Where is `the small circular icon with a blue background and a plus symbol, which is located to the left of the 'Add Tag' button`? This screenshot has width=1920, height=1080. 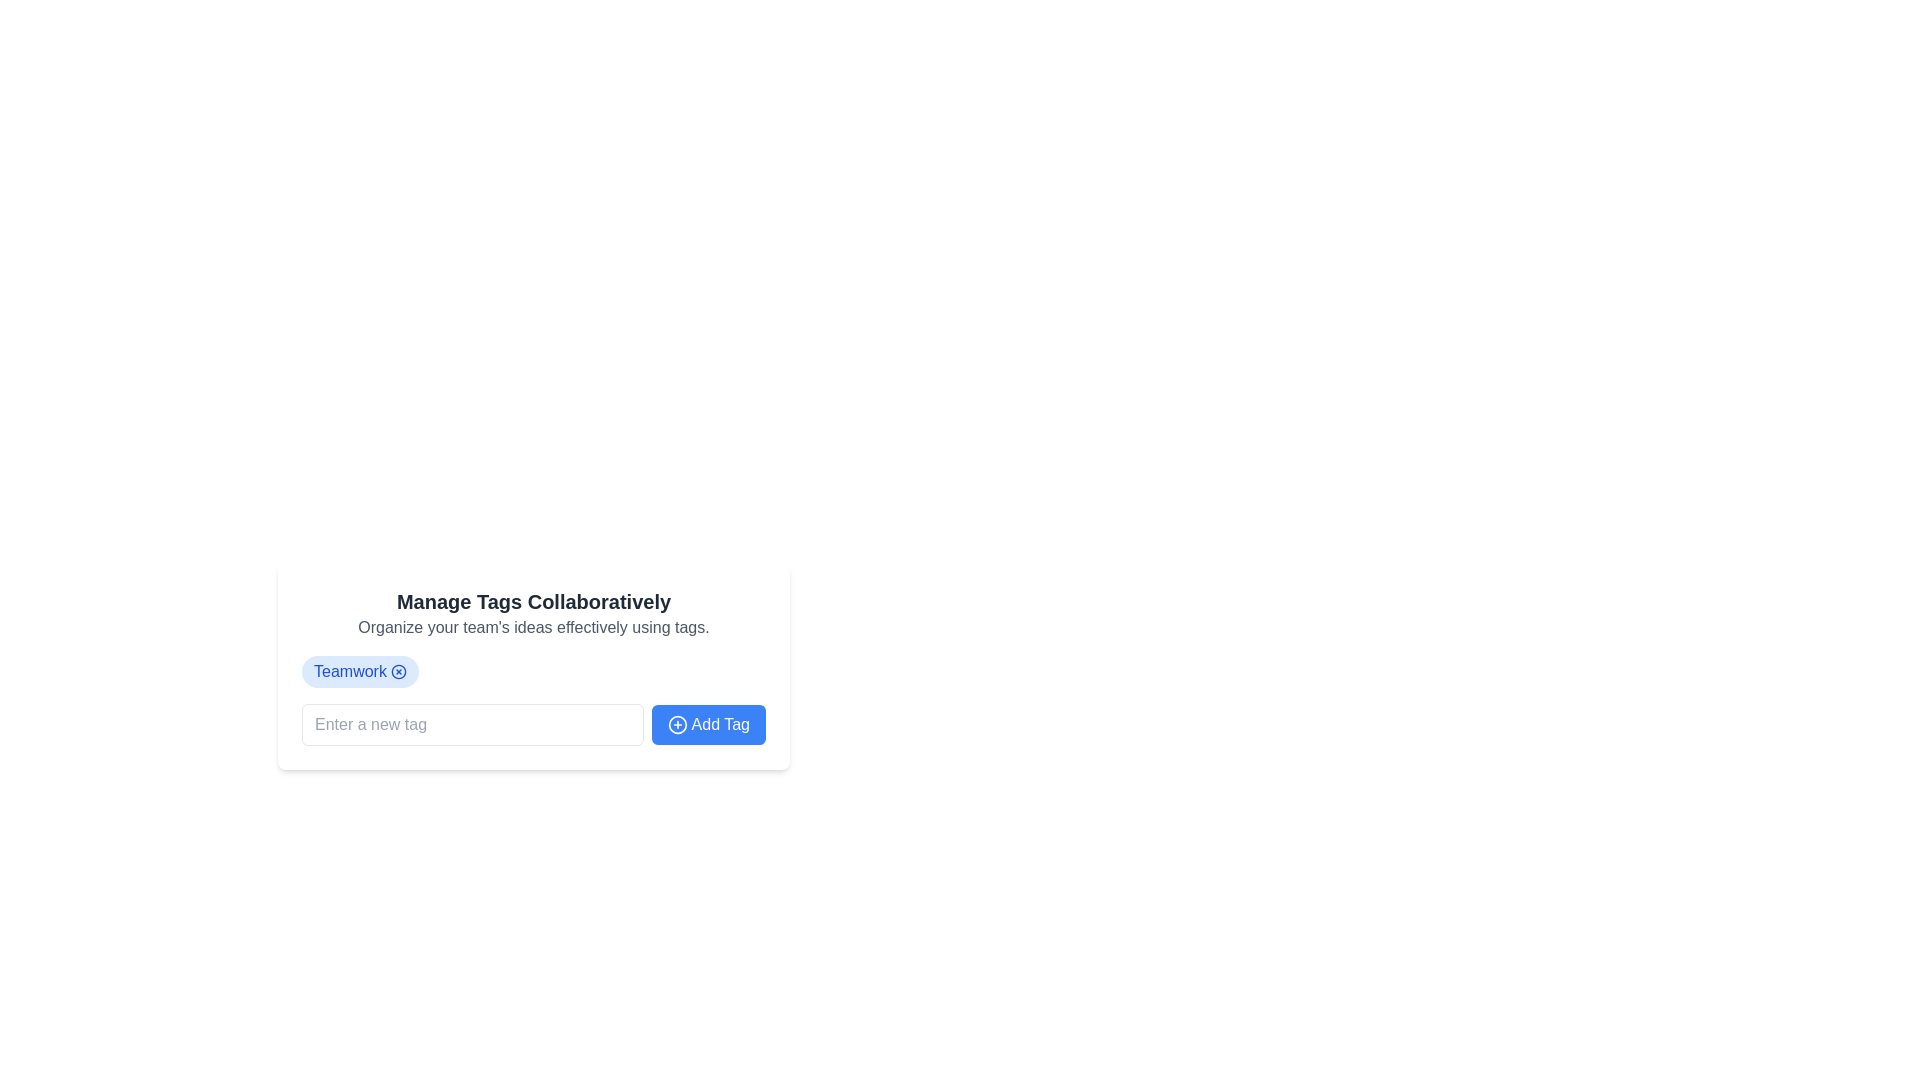 the small circular icon with a blue background and a plus symbol, which is located to the left of the 'Add Tag' button is located at coordinates (677, 725).